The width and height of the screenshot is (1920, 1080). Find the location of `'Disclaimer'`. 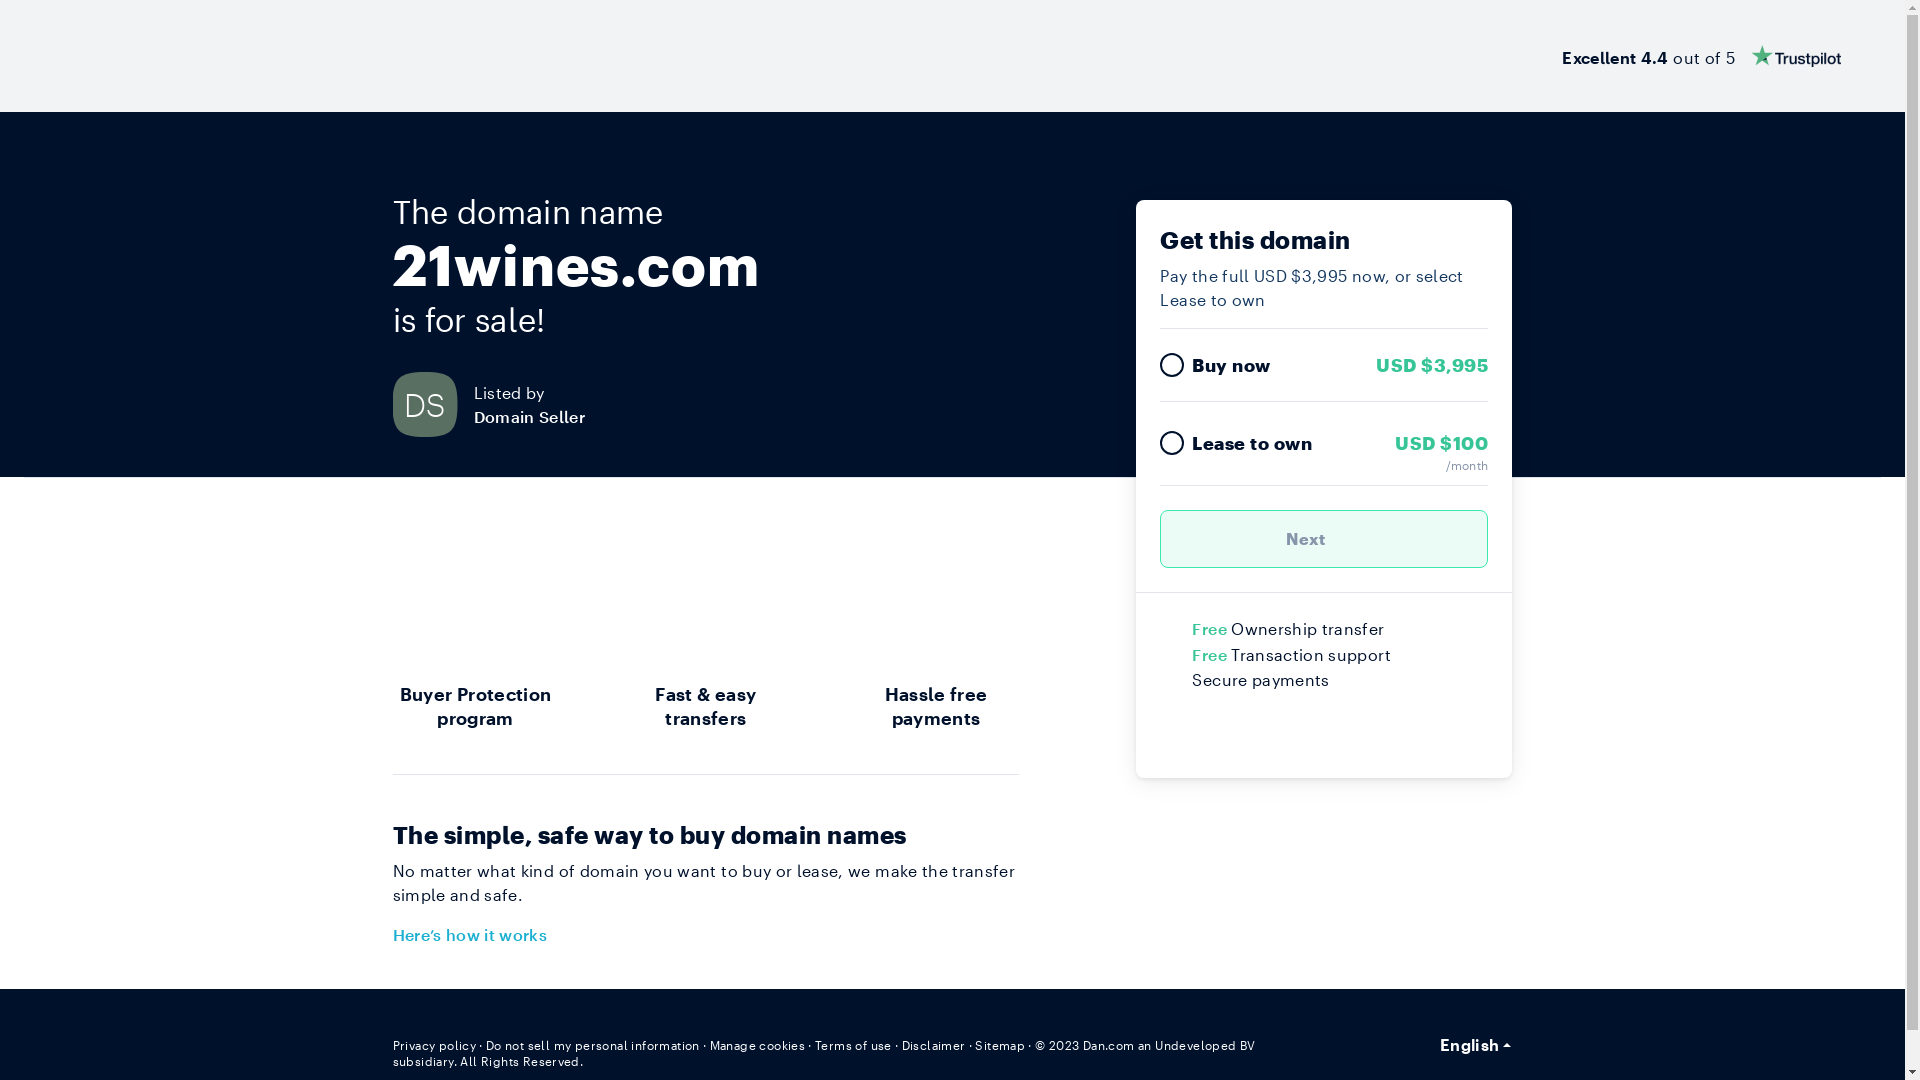

'Disclaimer' is located at coordinates (933, 1044).